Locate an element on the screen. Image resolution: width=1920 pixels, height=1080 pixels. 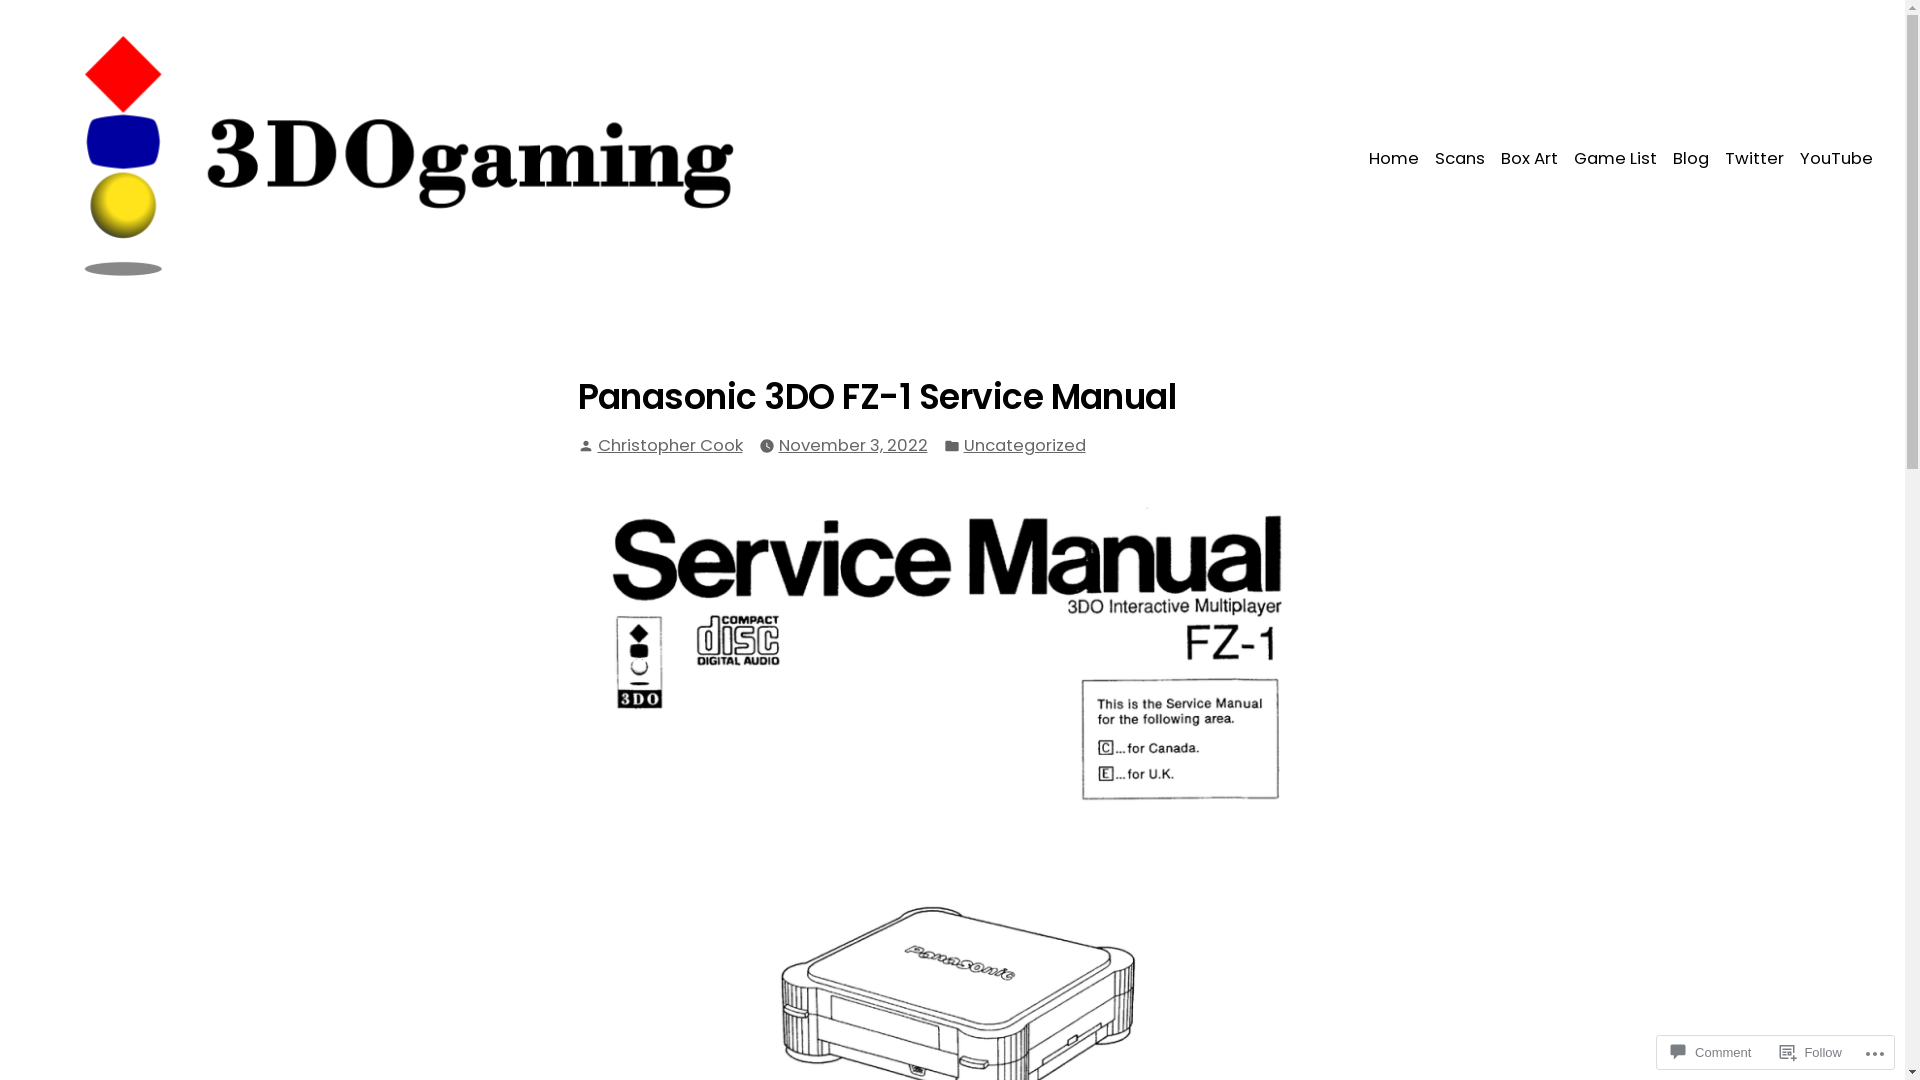
'Comment' is located at coordinates (1709, 1051).